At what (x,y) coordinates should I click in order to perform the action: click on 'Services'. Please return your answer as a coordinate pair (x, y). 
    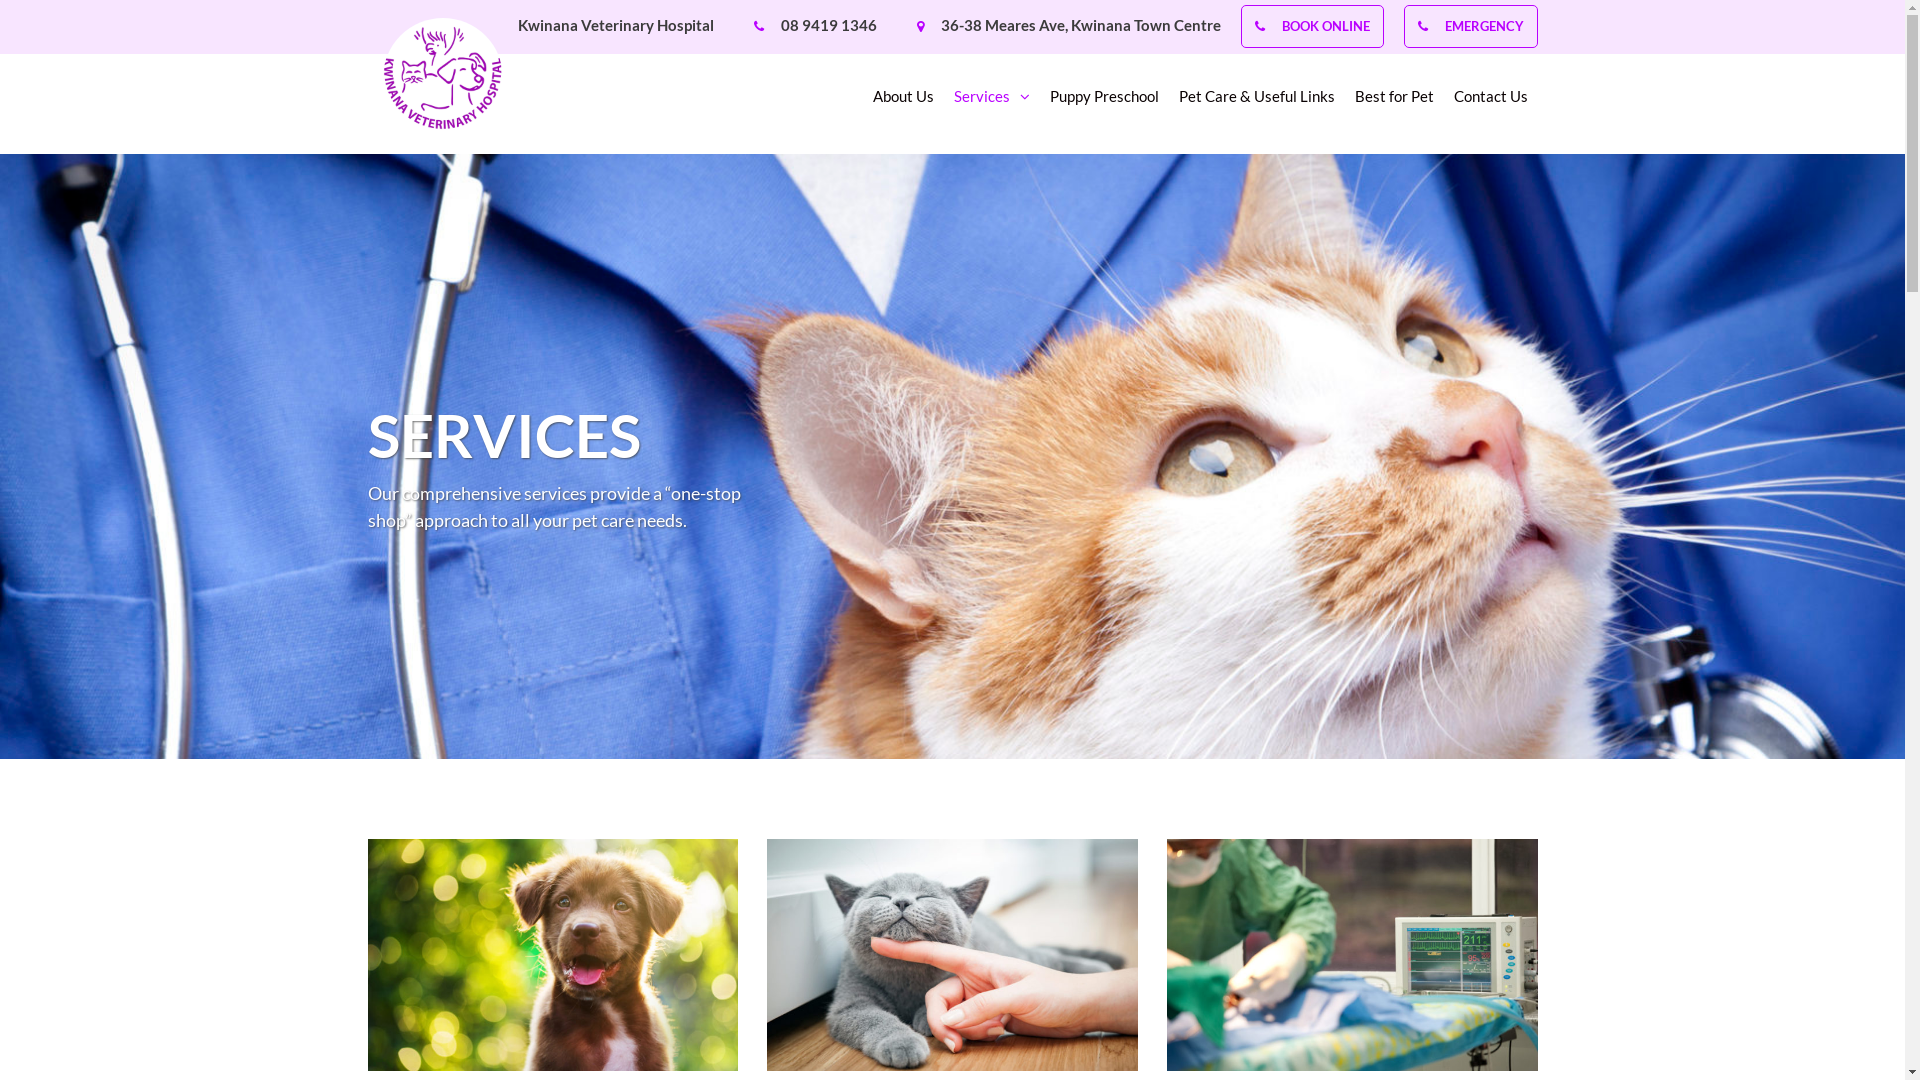
    Looking at the image, I should click on (992, 101).